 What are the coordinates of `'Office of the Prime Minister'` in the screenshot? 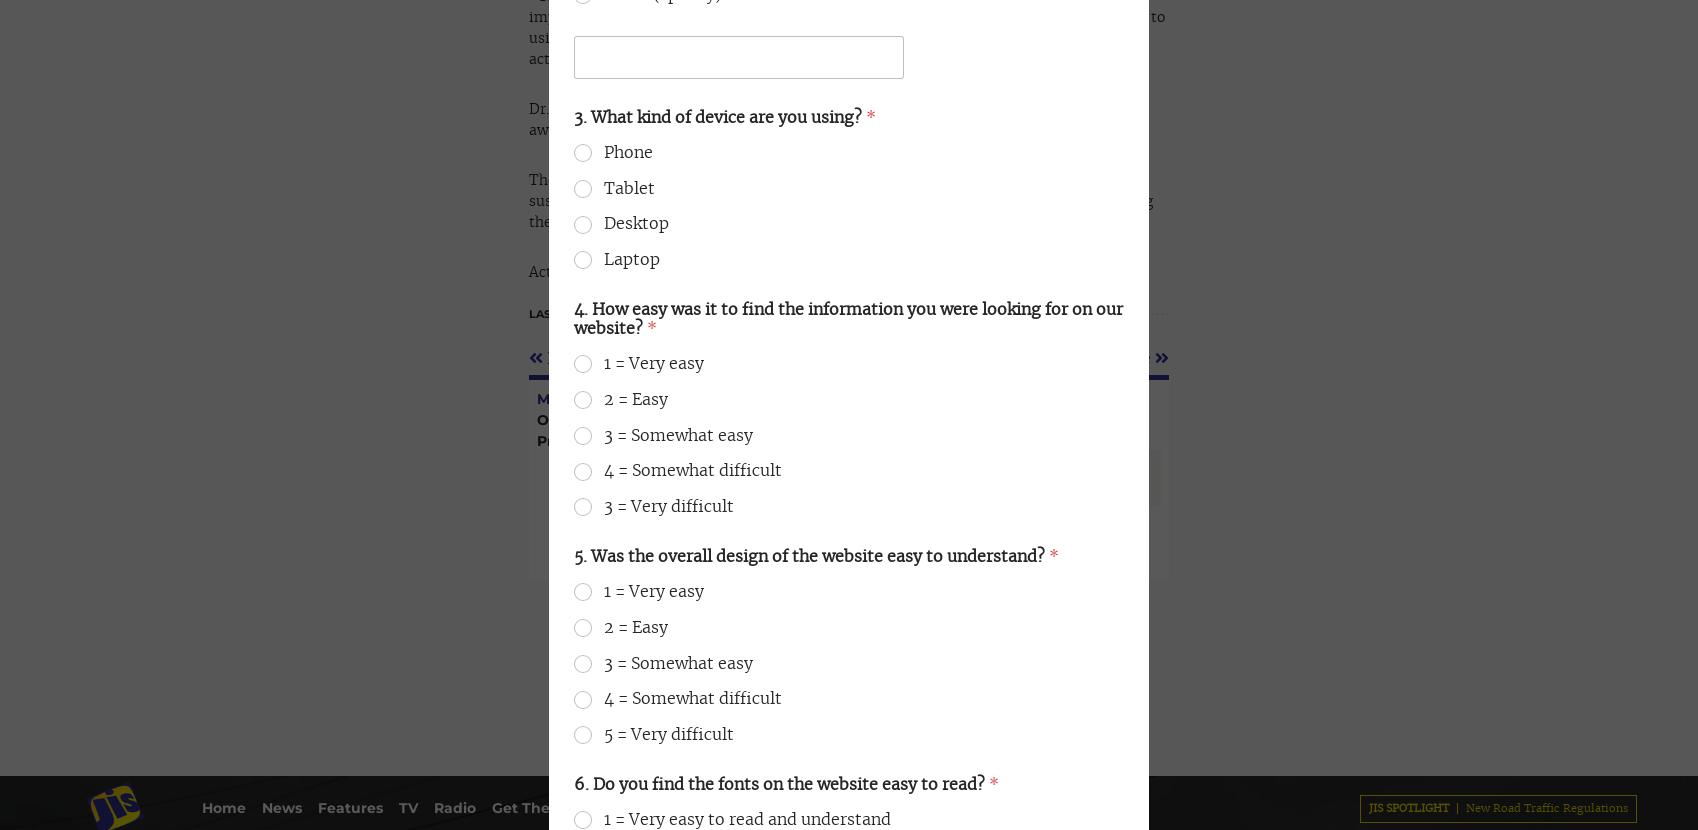 It's located at (157, 53).